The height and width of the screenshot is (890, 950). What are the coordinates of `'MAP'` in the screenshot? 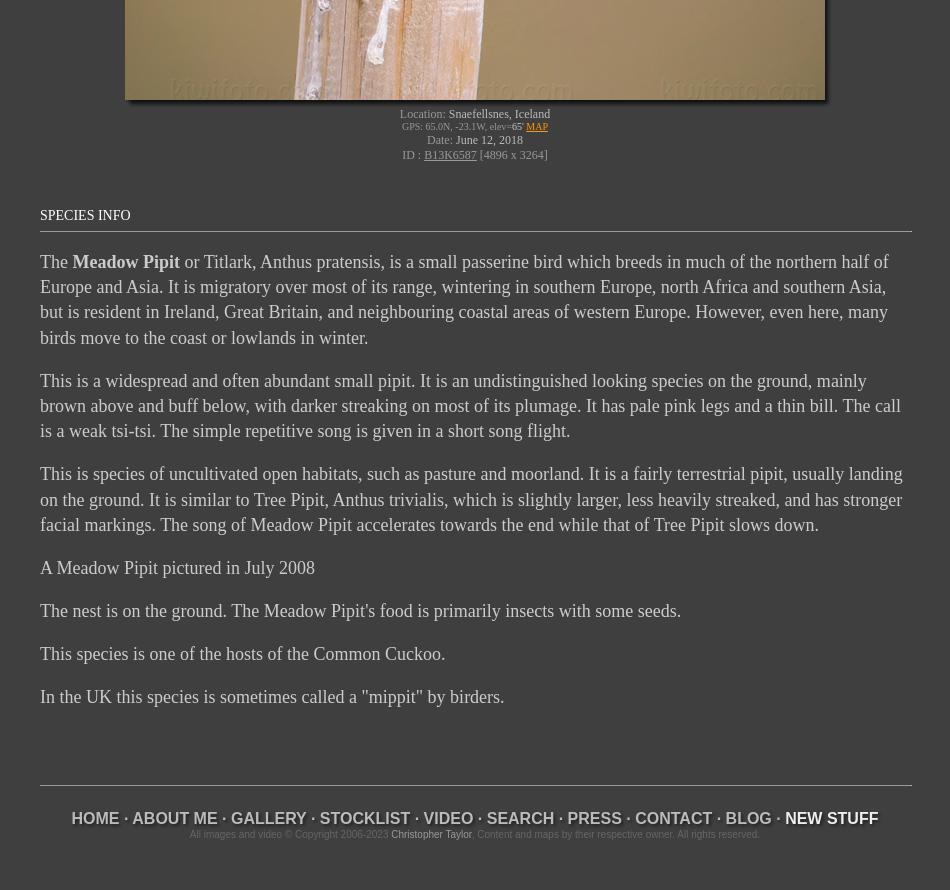 It's located at (537, 125).